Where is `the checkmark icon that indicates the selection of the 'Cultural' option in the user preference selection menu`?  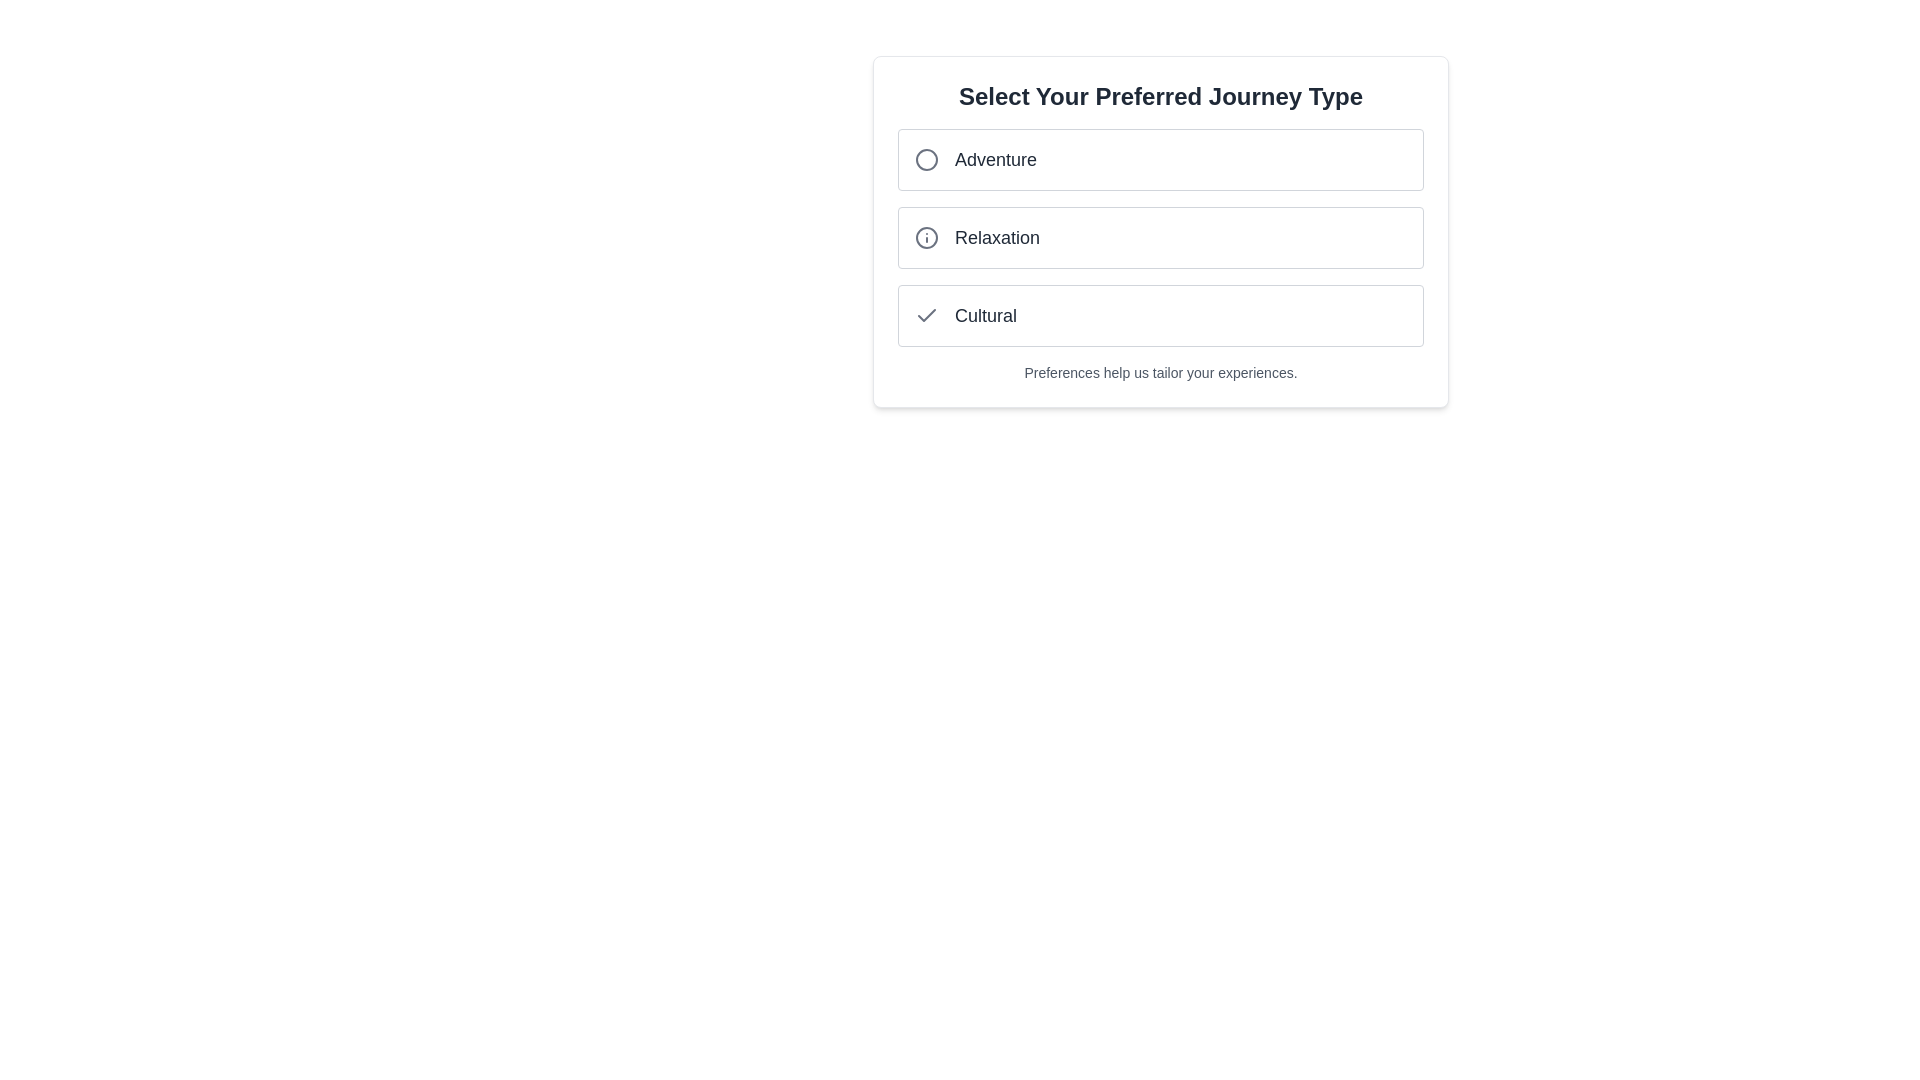 the checkmark icon that indicates the selection of the 'Cultural' option in the user preference selection menu is located at coordinates (925, 315).